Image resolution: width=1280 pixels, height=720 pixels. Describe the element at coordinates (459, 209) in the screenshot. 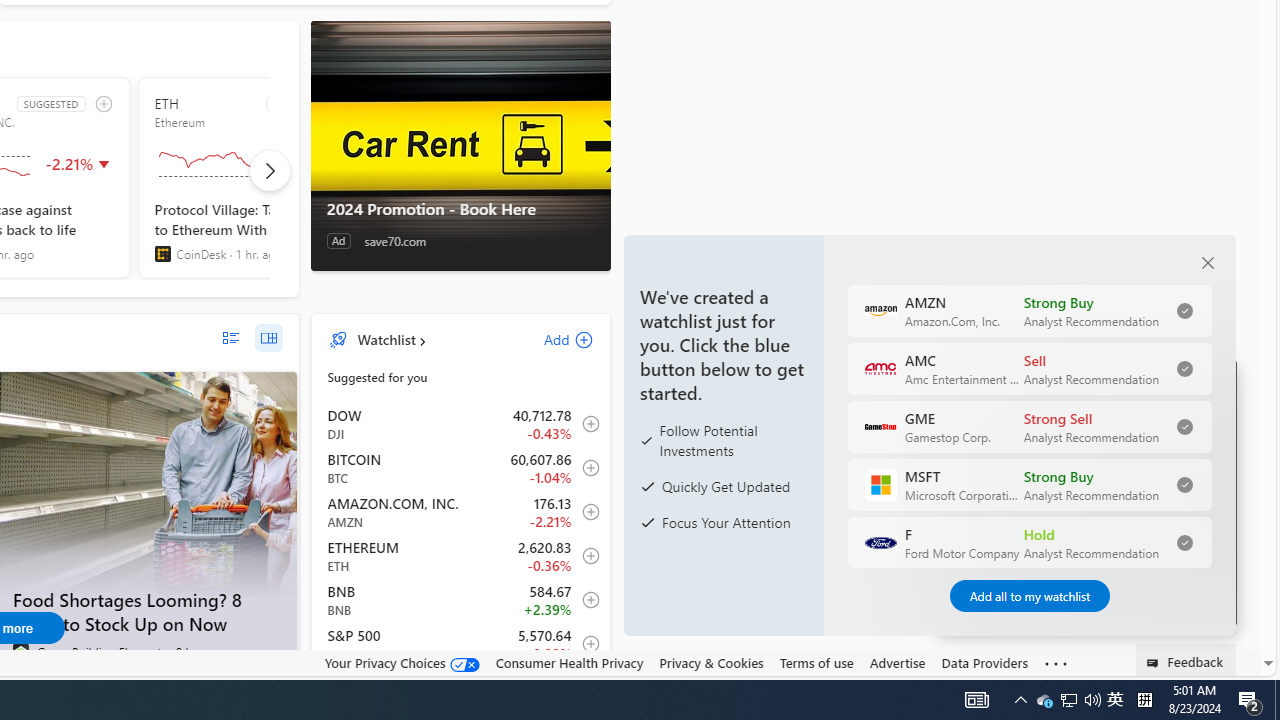

I see `'2024 Promotion - Book Here'` at that location.